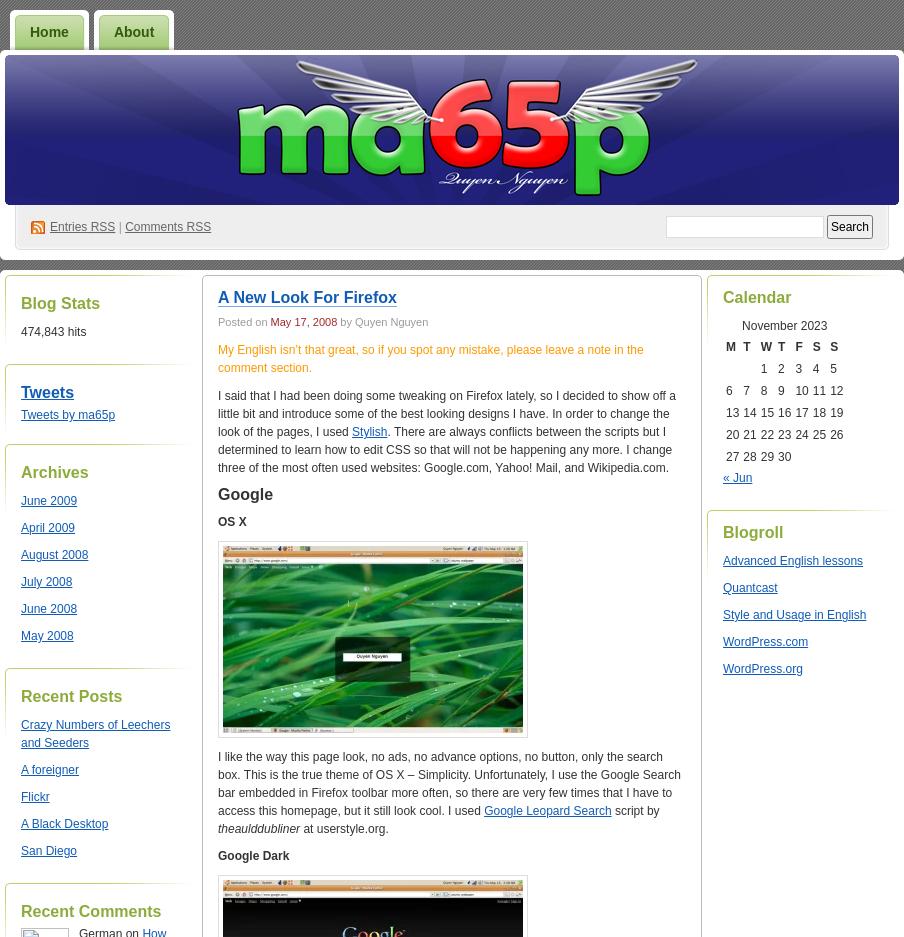 Image resolution: width=904 pixels, height=937 pixels. I want to click on 'Flickr', so click(33, 796).